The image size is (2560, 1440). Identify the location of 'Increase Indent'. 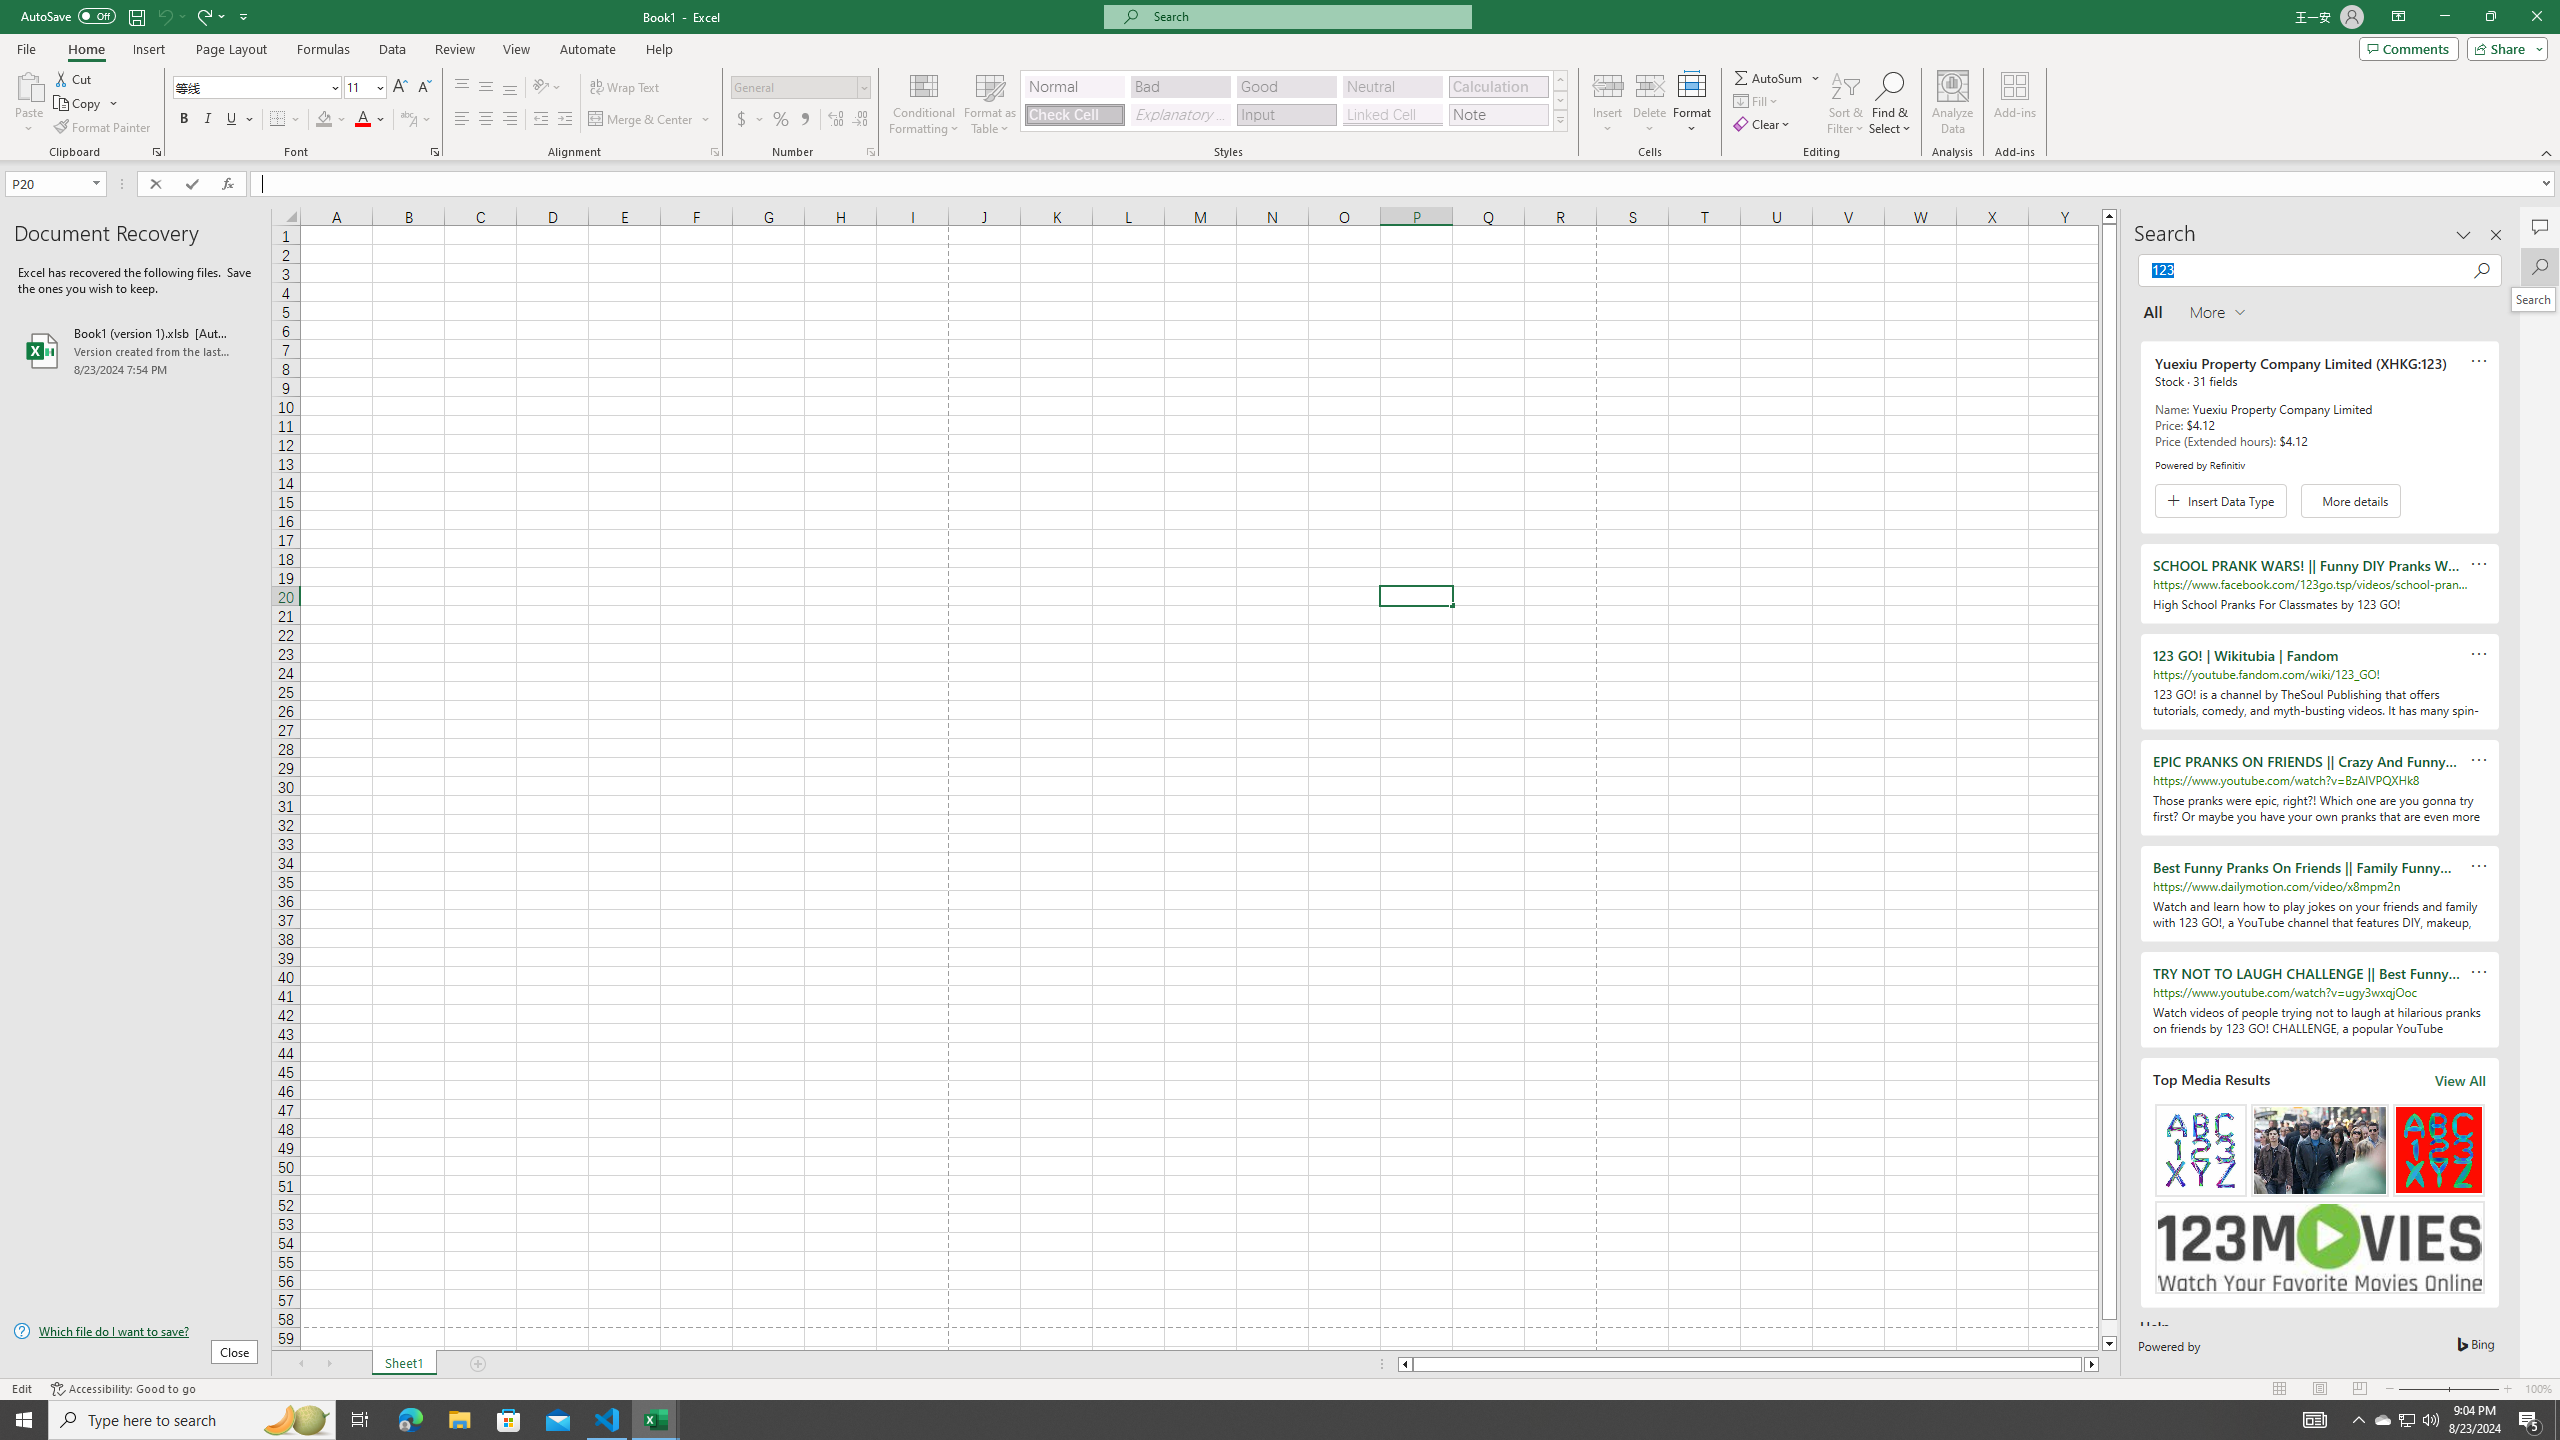
(563, 118).